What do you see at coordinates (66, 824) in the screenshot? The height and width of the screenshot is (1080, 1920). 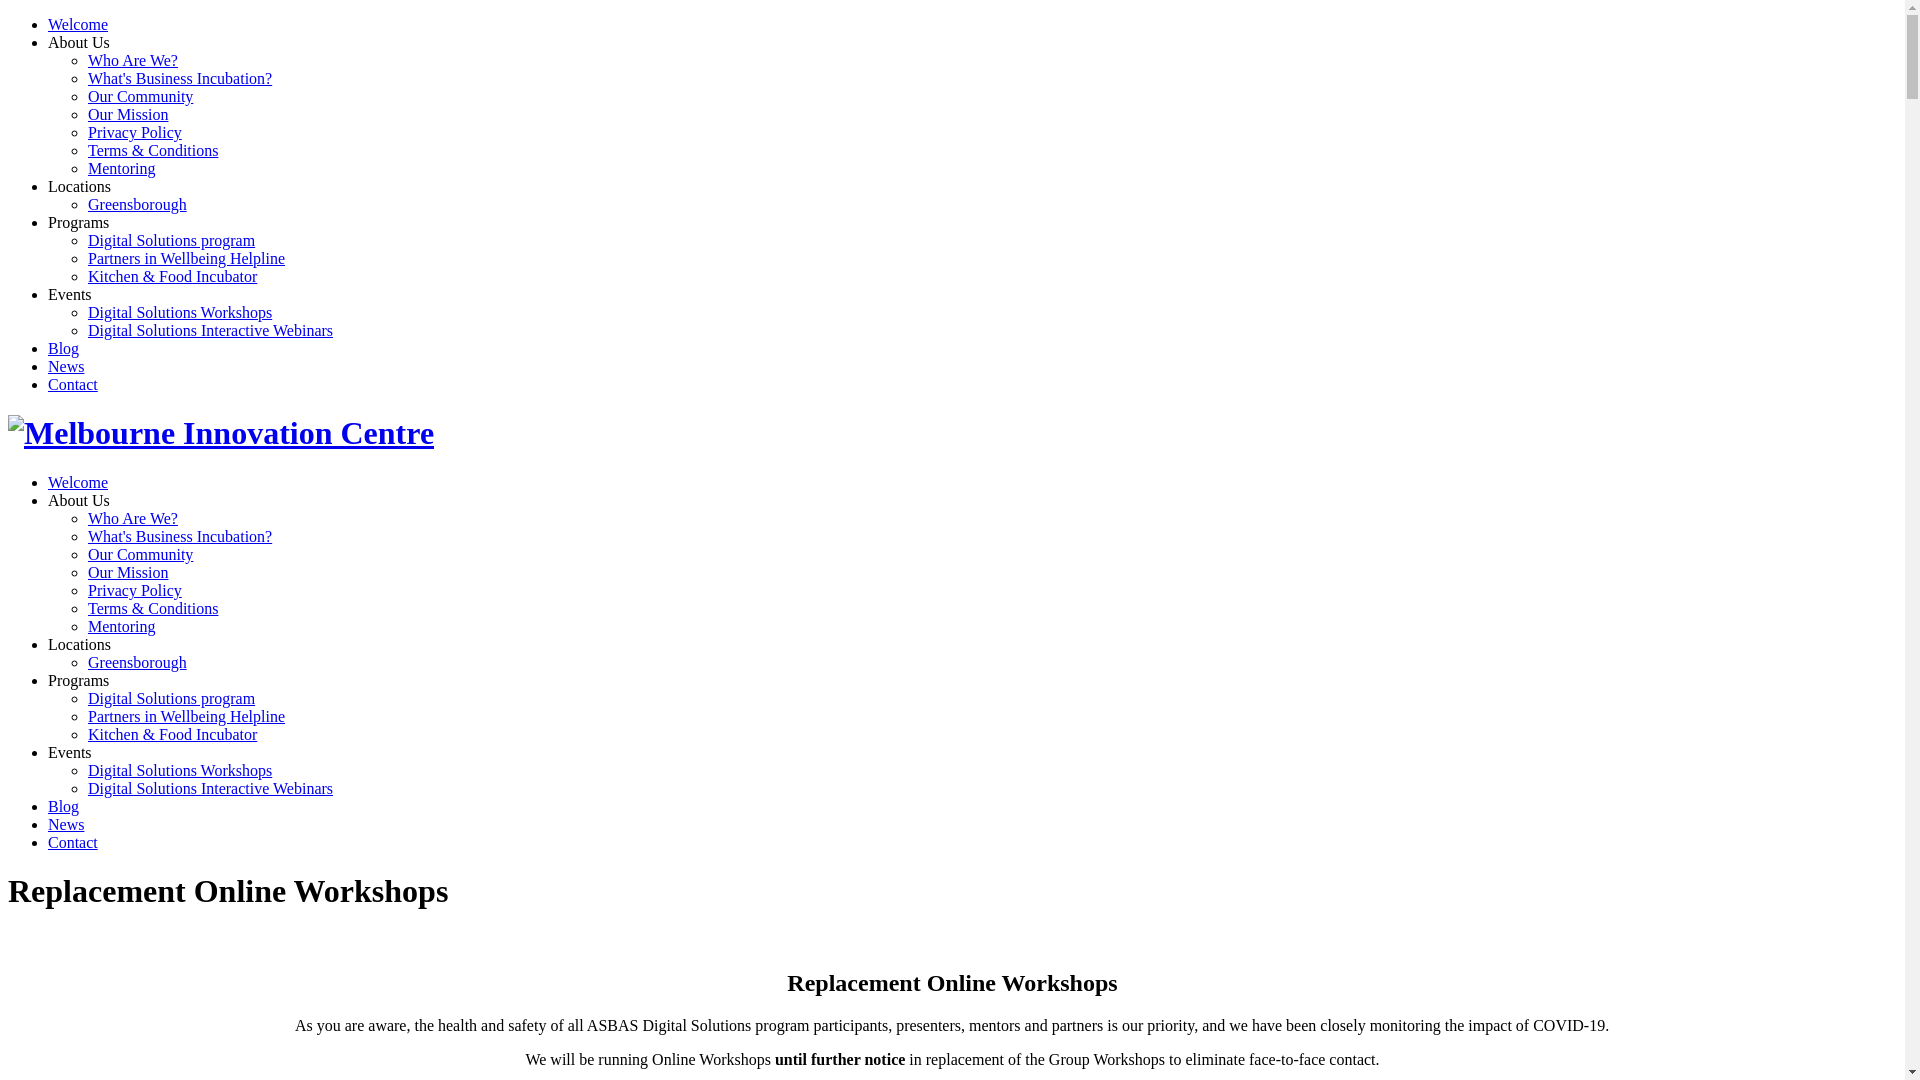 I see `'News'` at bounding box center [66, 824].